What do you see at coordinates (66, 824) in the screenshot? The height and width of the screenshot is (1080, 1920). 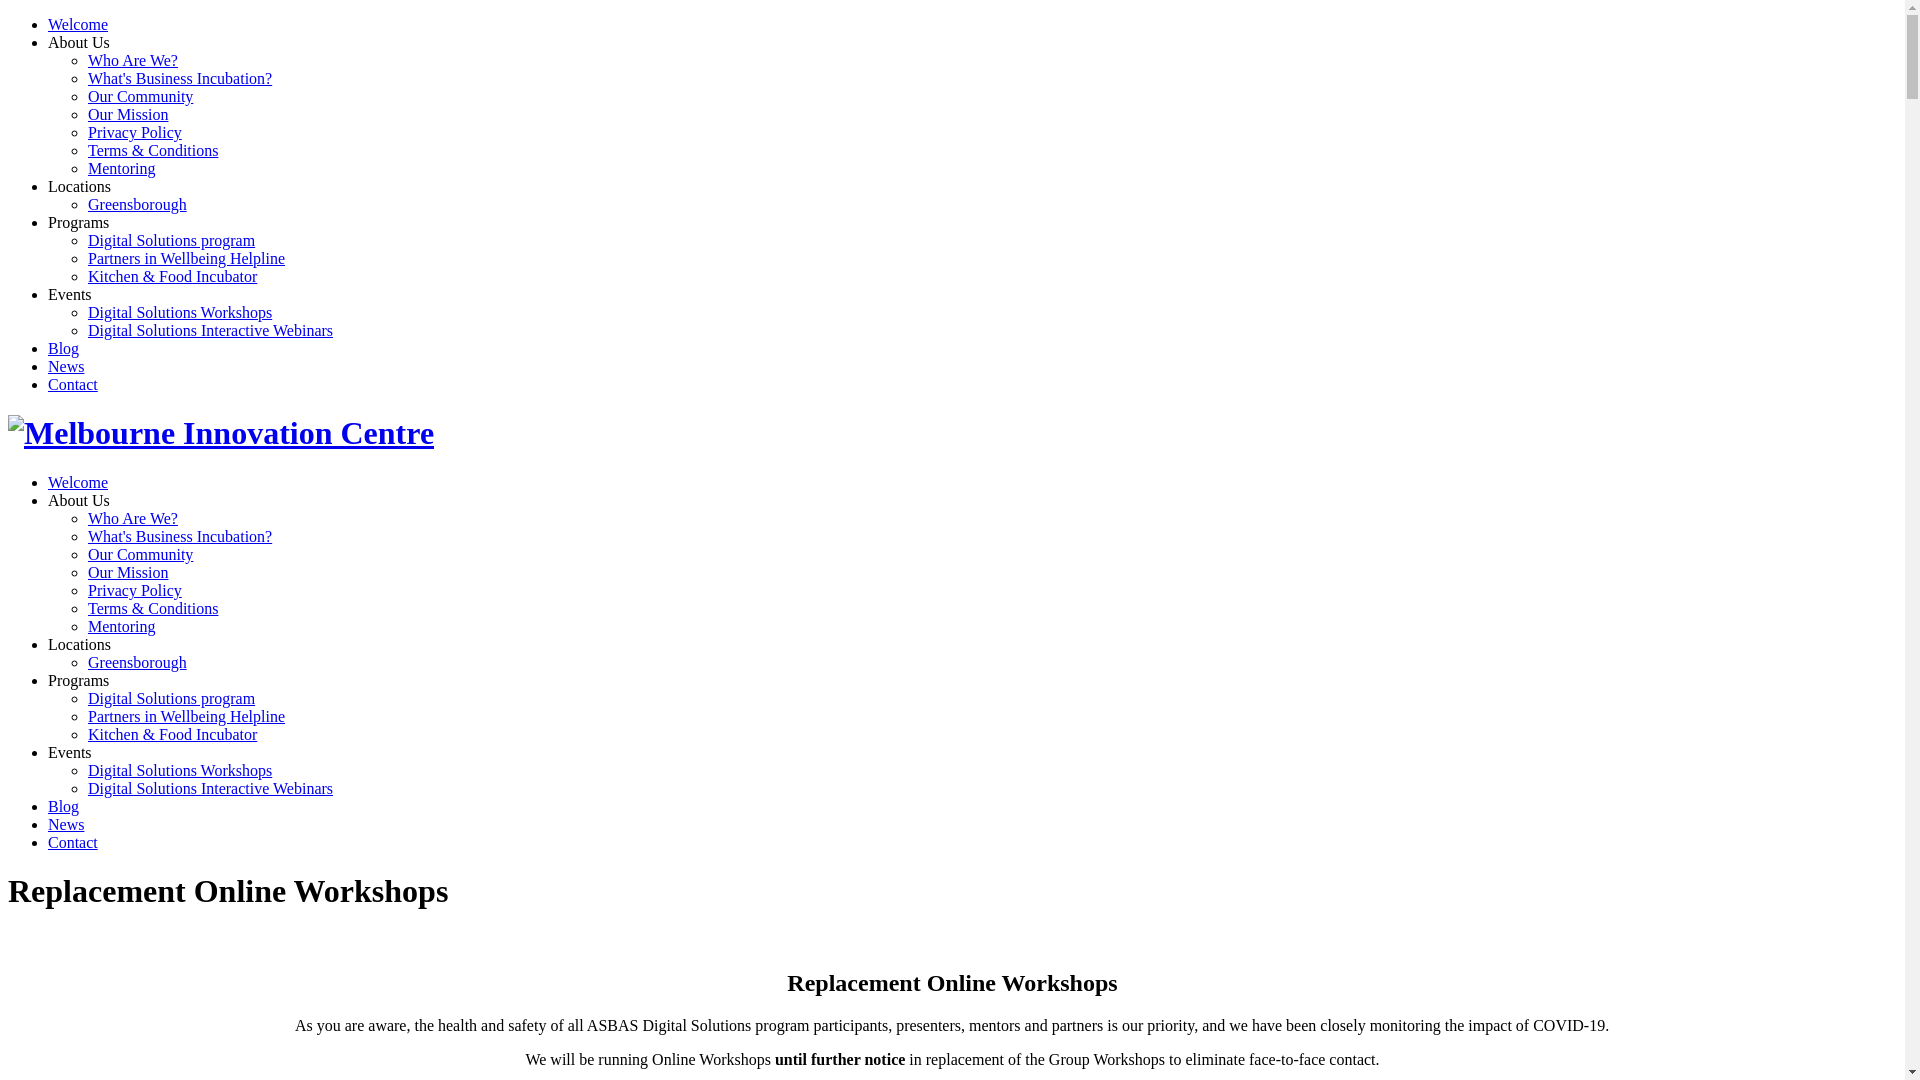 I see `'News'` at bounding box center [66, 824].